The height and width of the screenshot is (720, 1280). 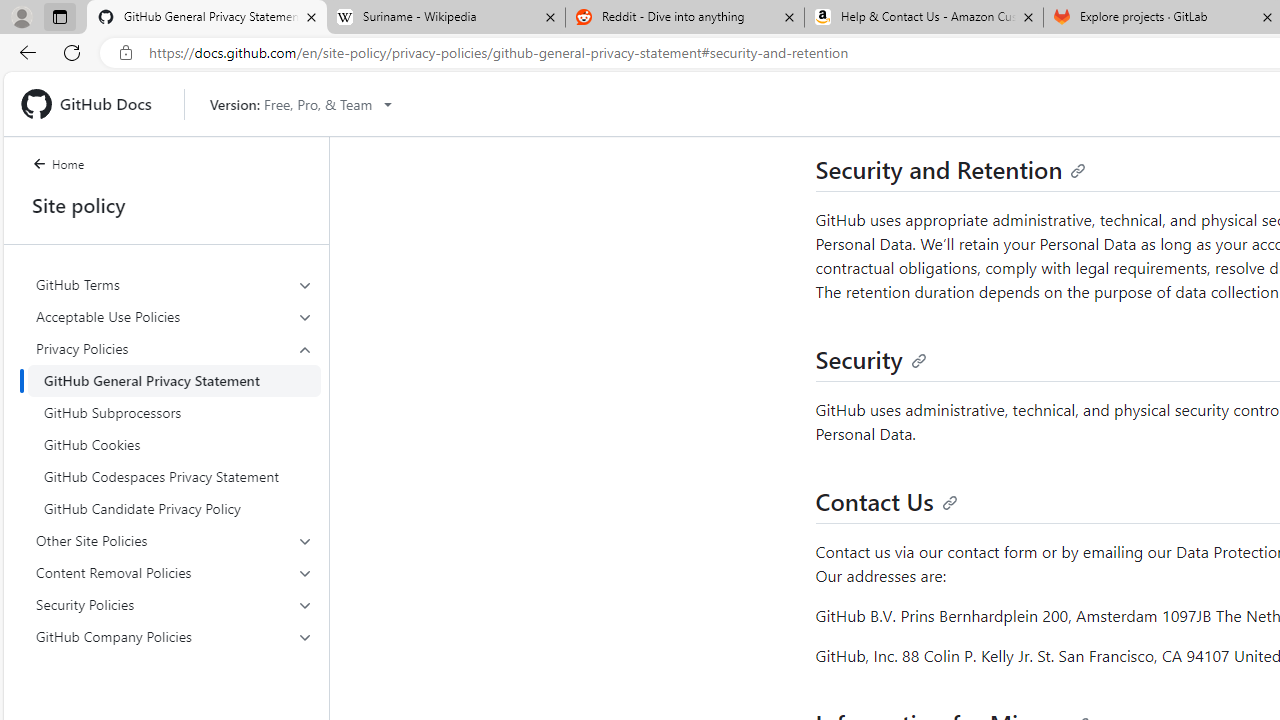 What do you see at coordinates (207, 17) in the screenshot?
I see `'GitHub General Privacy Statement - GitHub Docs'` at bounding box center [207, 17].